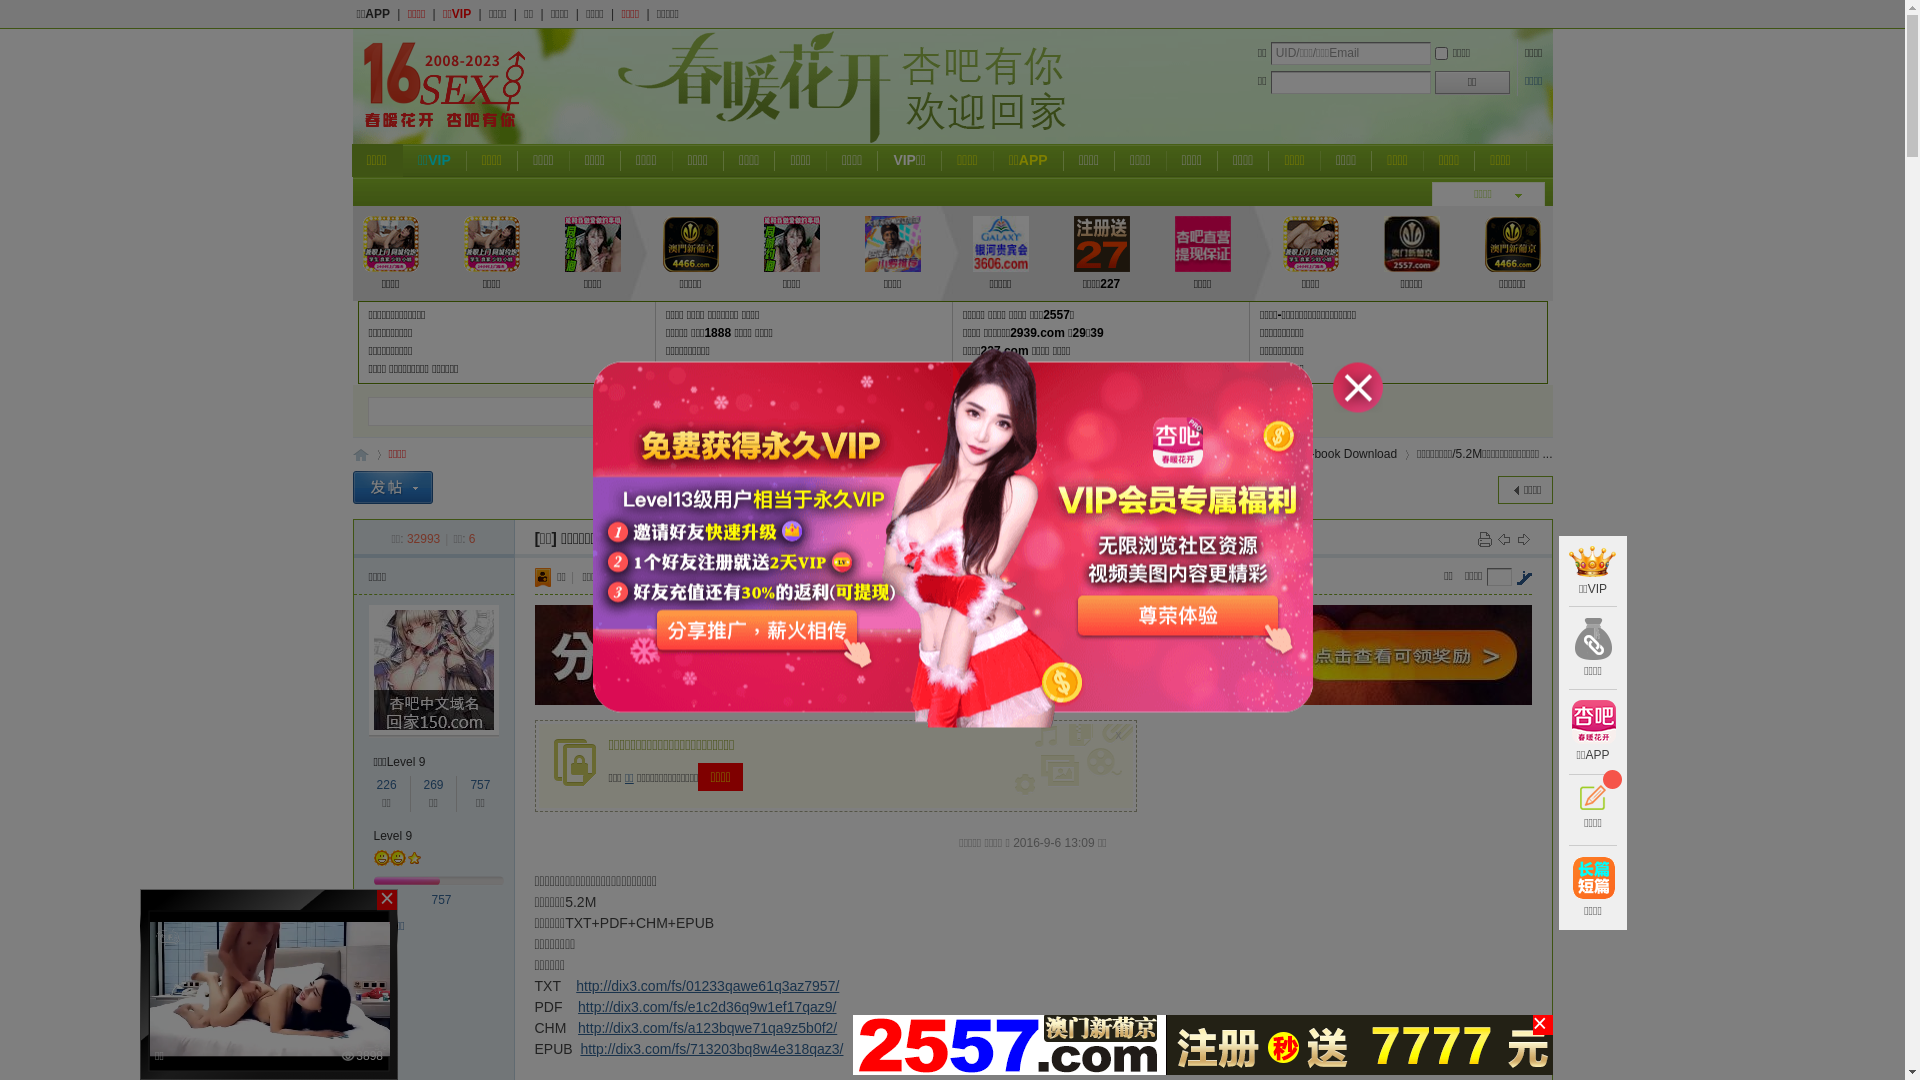 Image resolution: width=1920 pixels, height=1080 pixels. Describe the element at coordinates (405, 762) in the screenshot. I see `'Level 9'` at that location.